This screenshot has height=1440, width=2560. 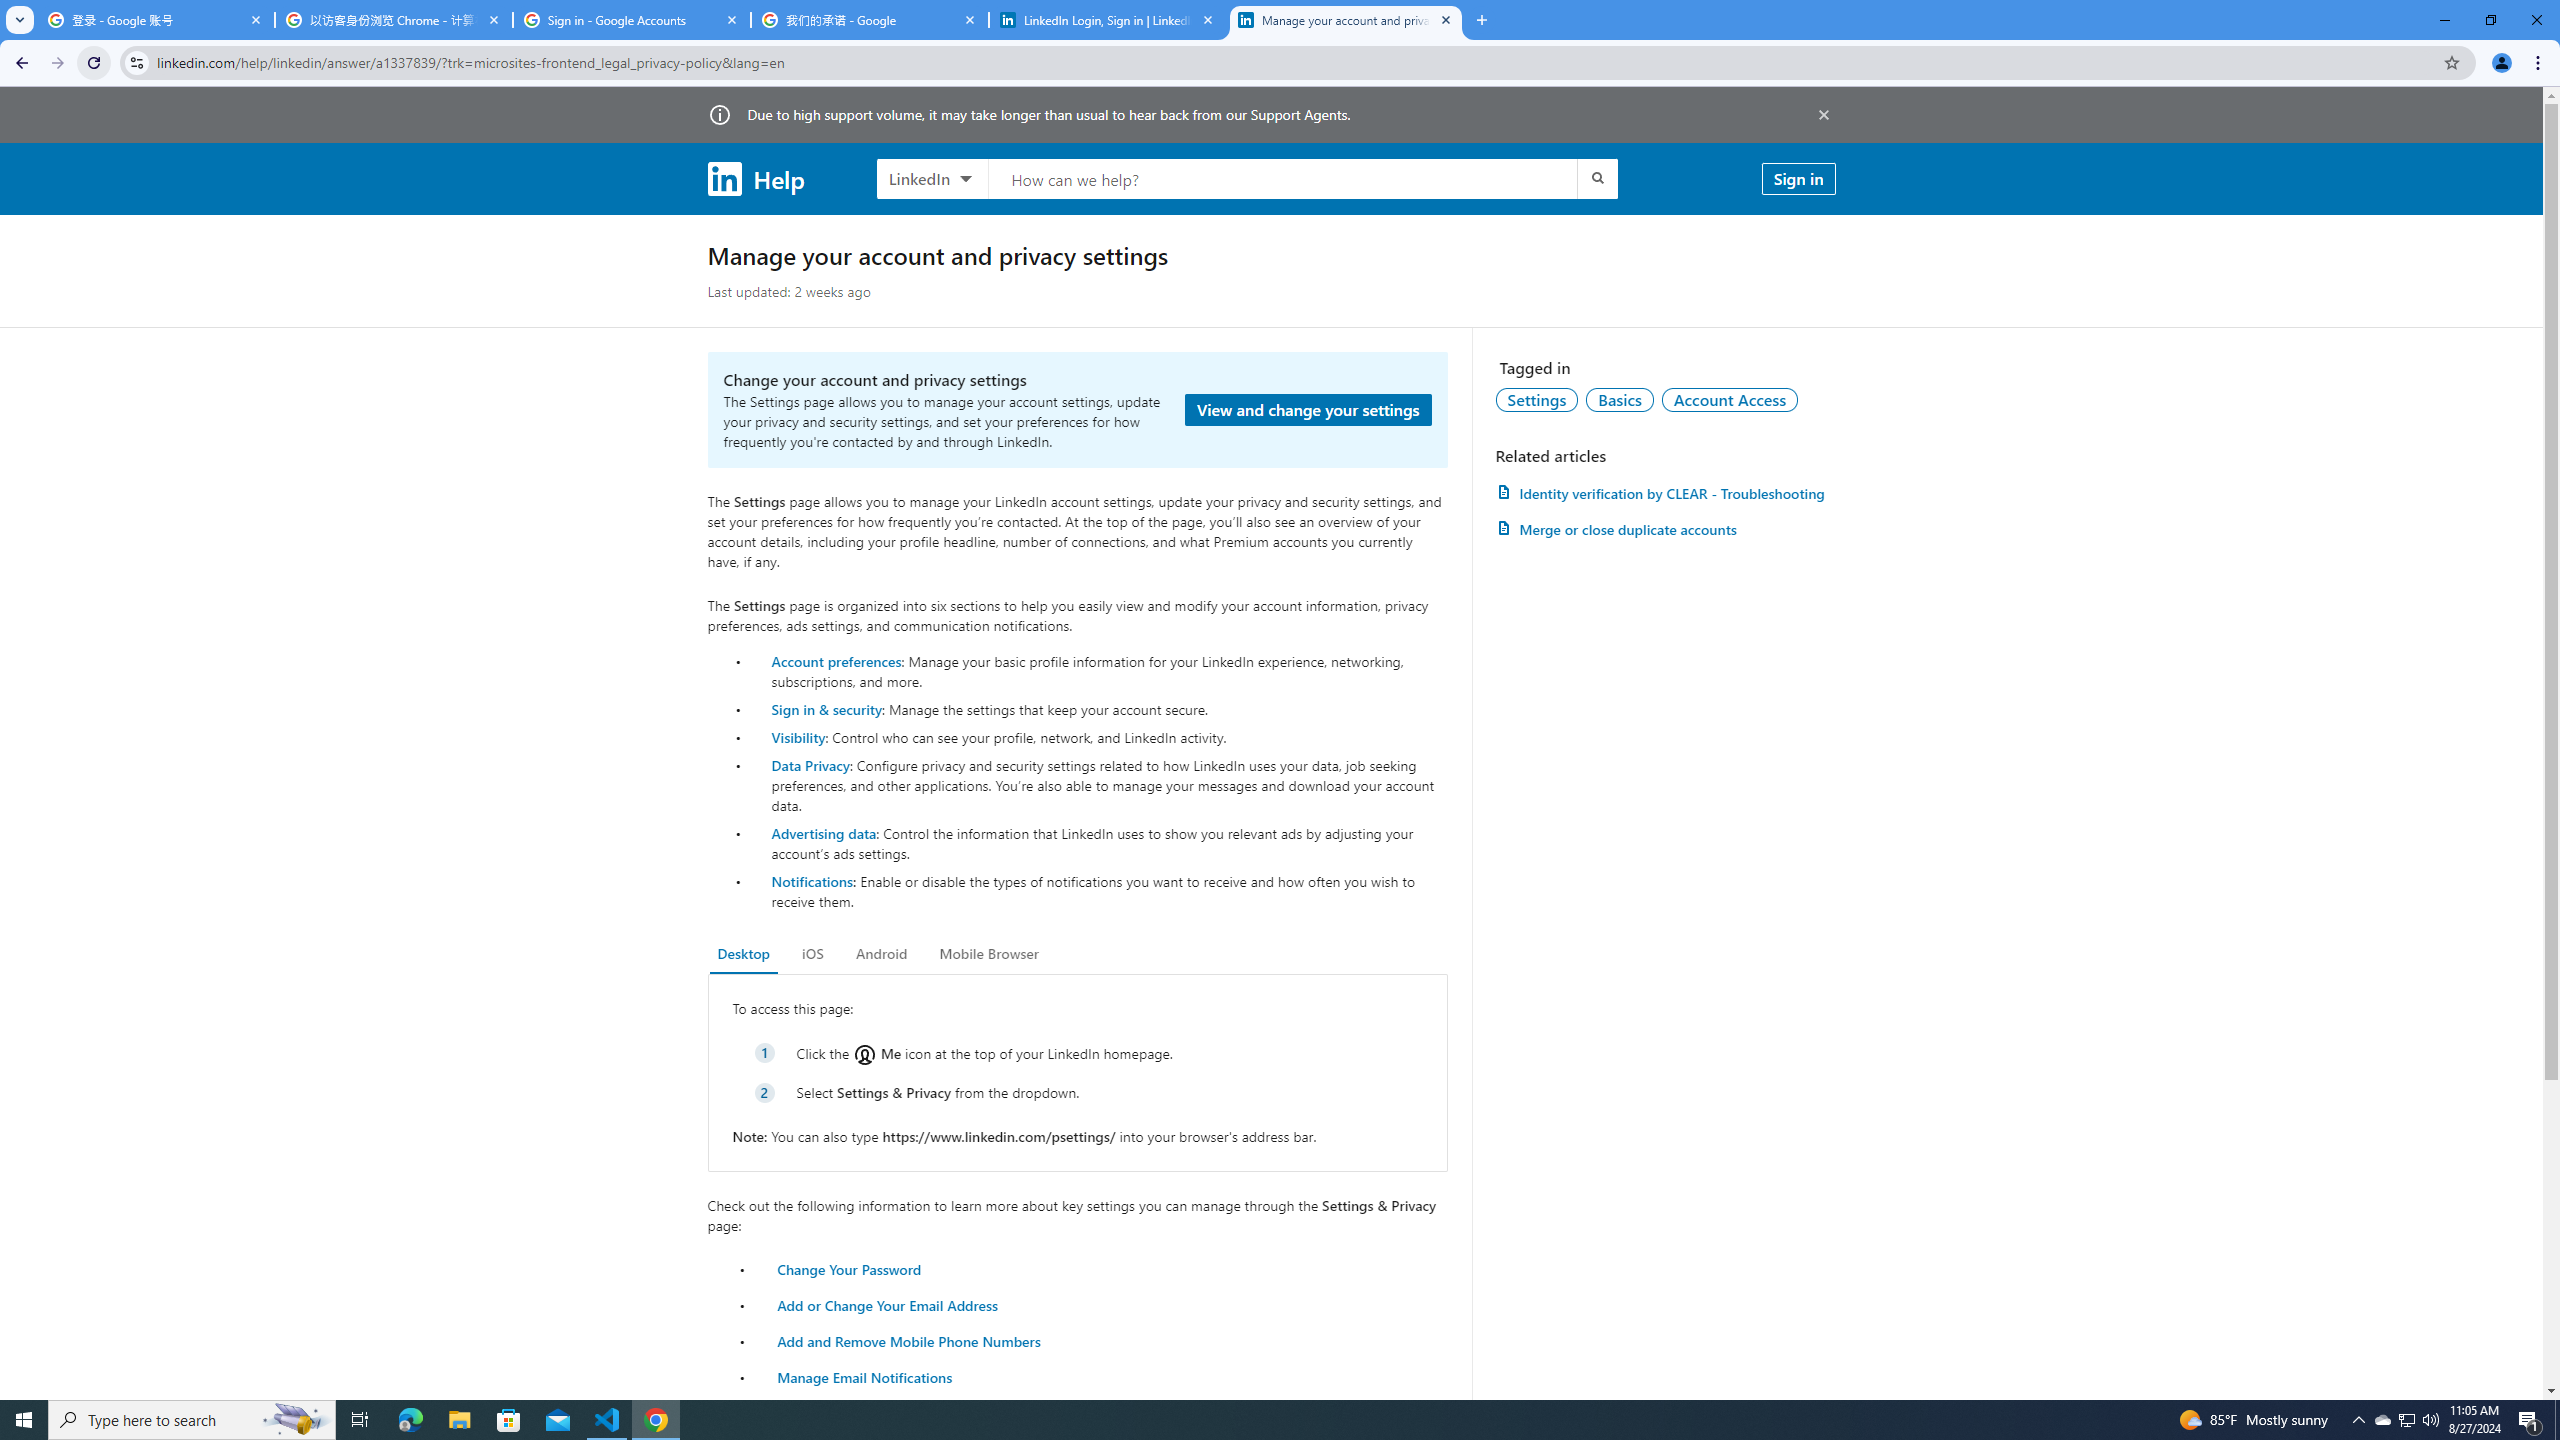 I want to click on 'Manage your account and privacy settings | LinkedIn Help', so click(x=1345, y=19).